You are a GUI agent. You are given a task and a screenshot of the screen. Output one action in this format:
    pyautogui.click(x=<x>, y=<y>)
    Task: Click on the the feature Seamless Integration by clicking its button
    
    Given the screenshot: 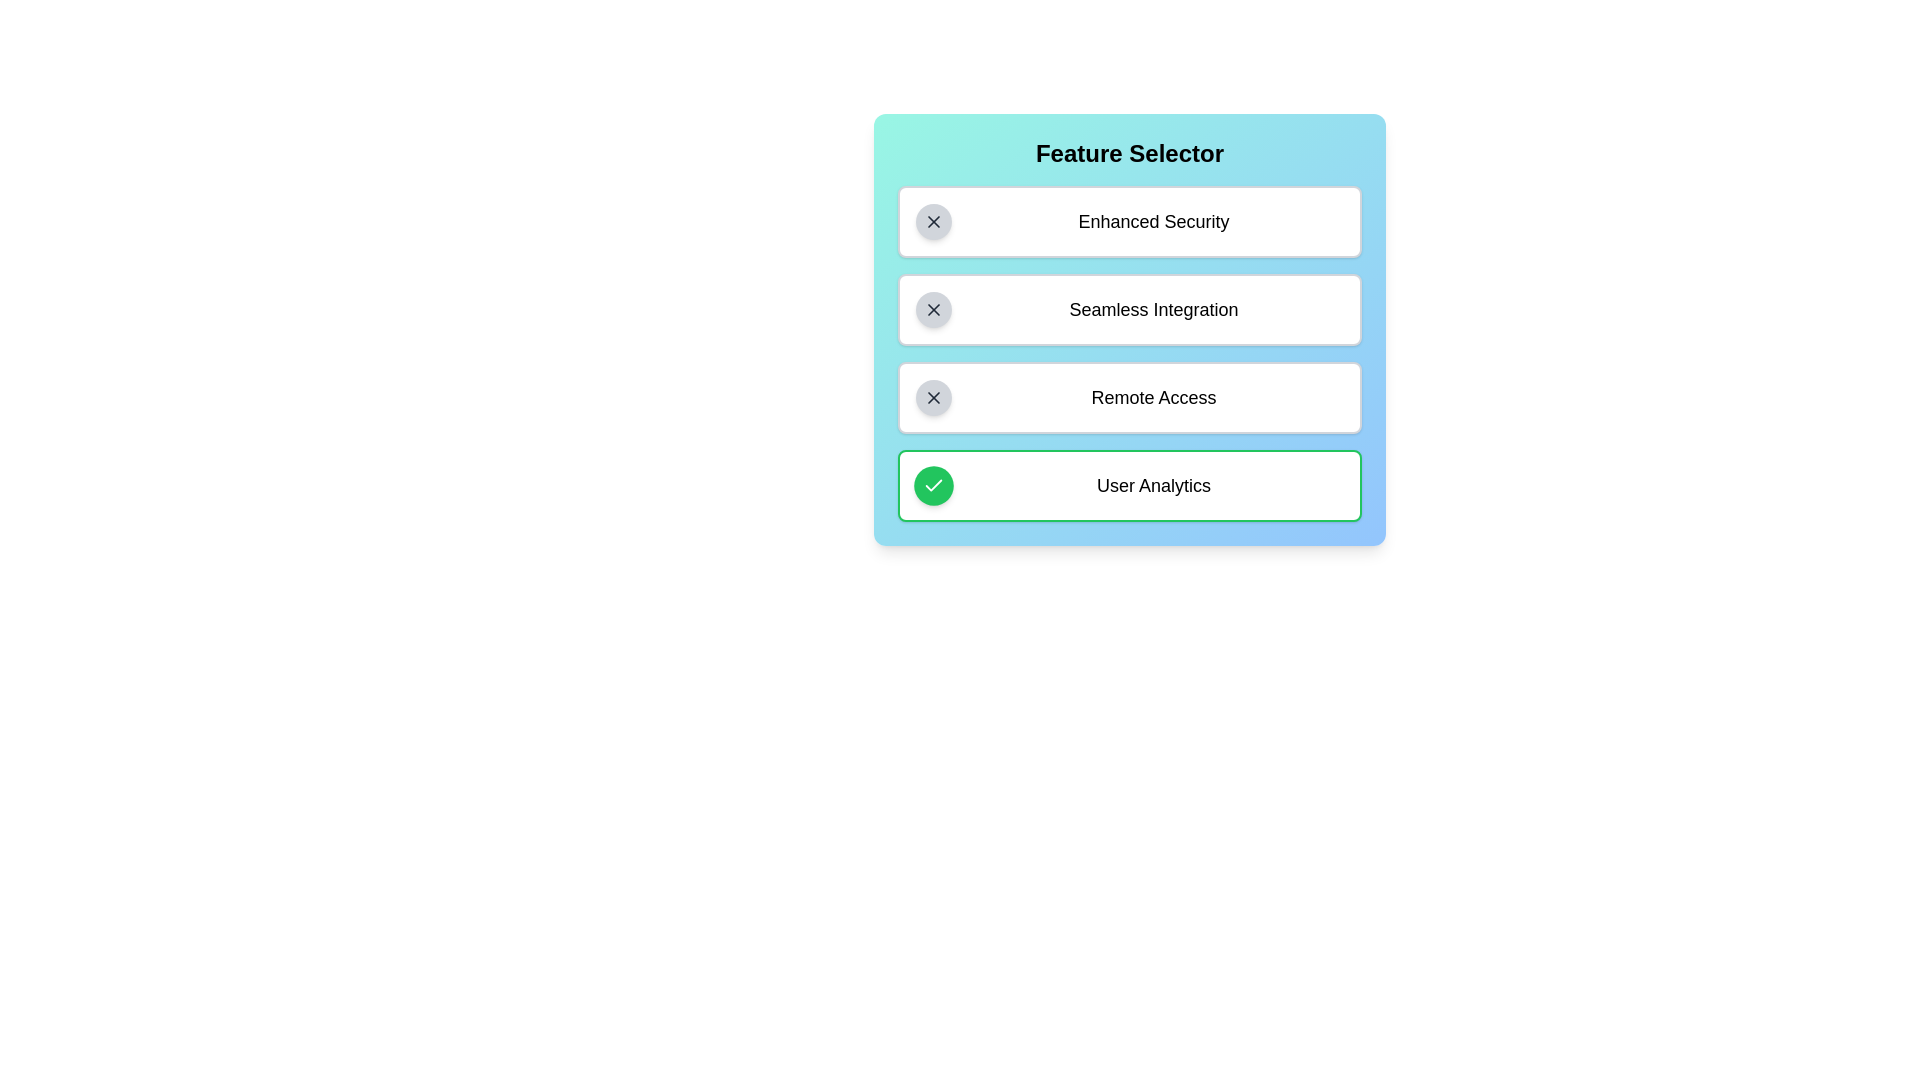 What is the action you would take?
    pyautogui.click(x=933, y=309)
    